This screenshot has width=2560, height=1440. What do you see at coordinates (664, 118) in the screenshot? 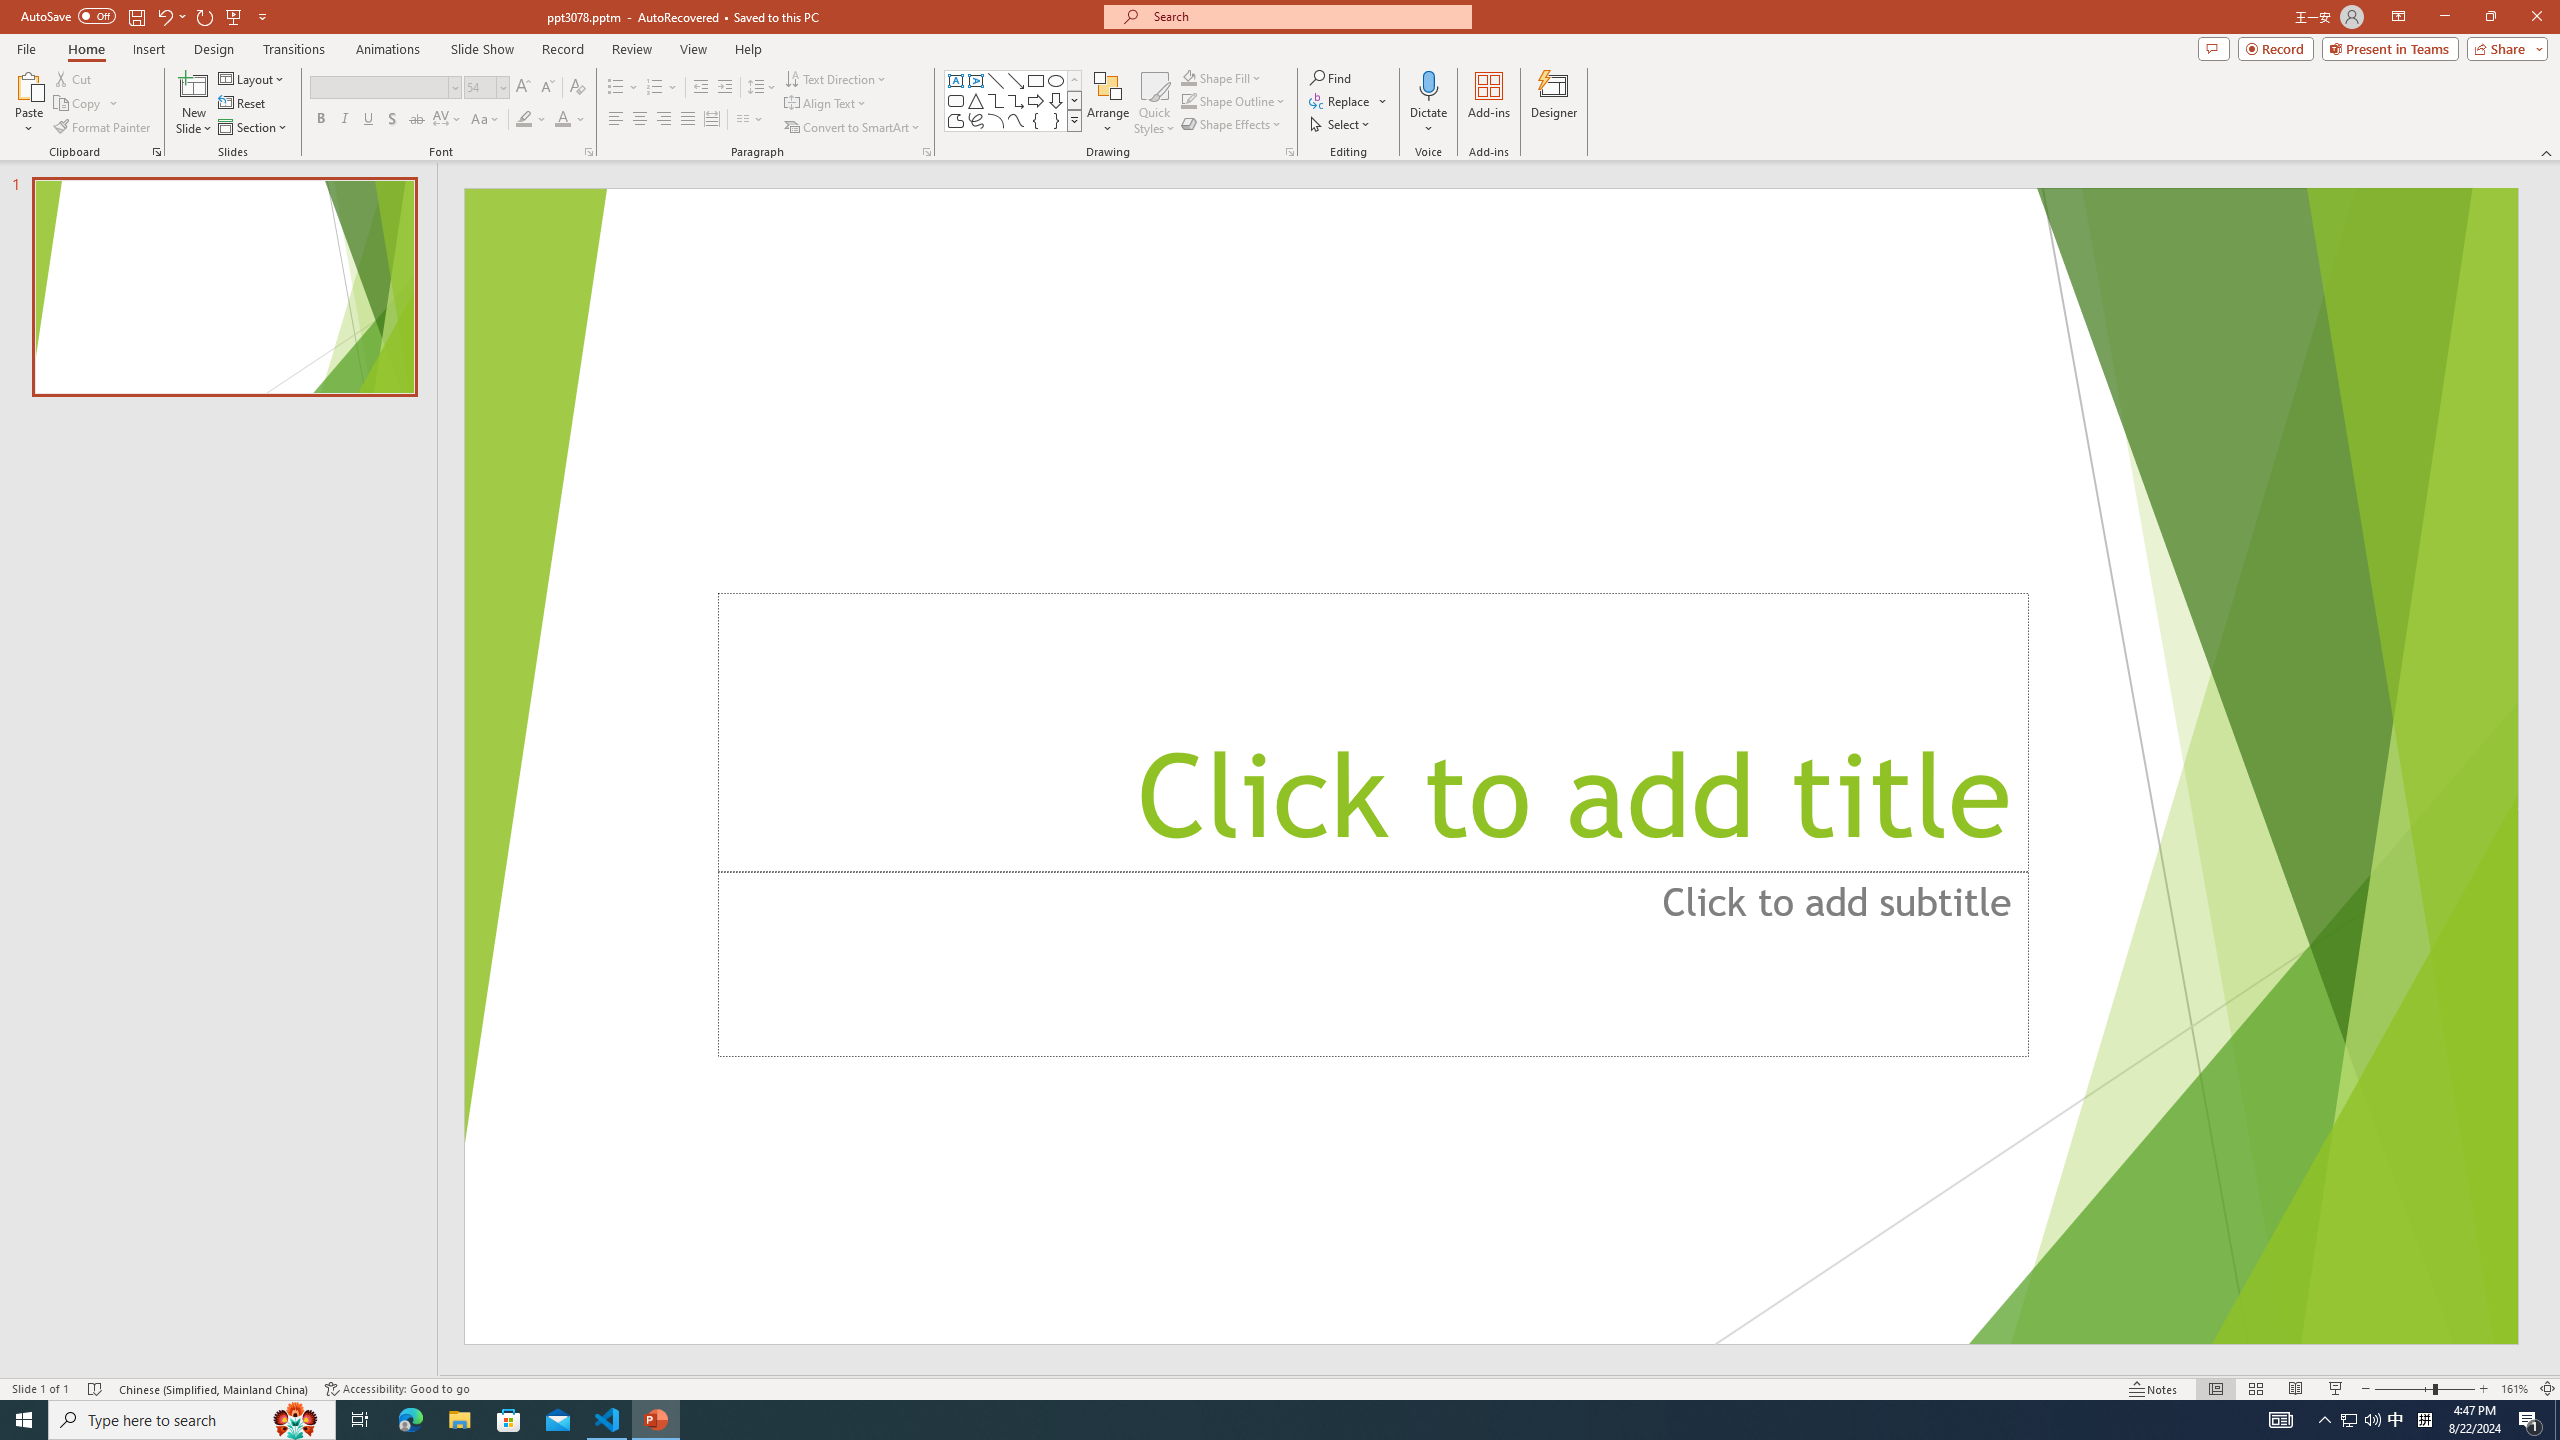
I see `'Align Right'` at bounding box center [664, 118].